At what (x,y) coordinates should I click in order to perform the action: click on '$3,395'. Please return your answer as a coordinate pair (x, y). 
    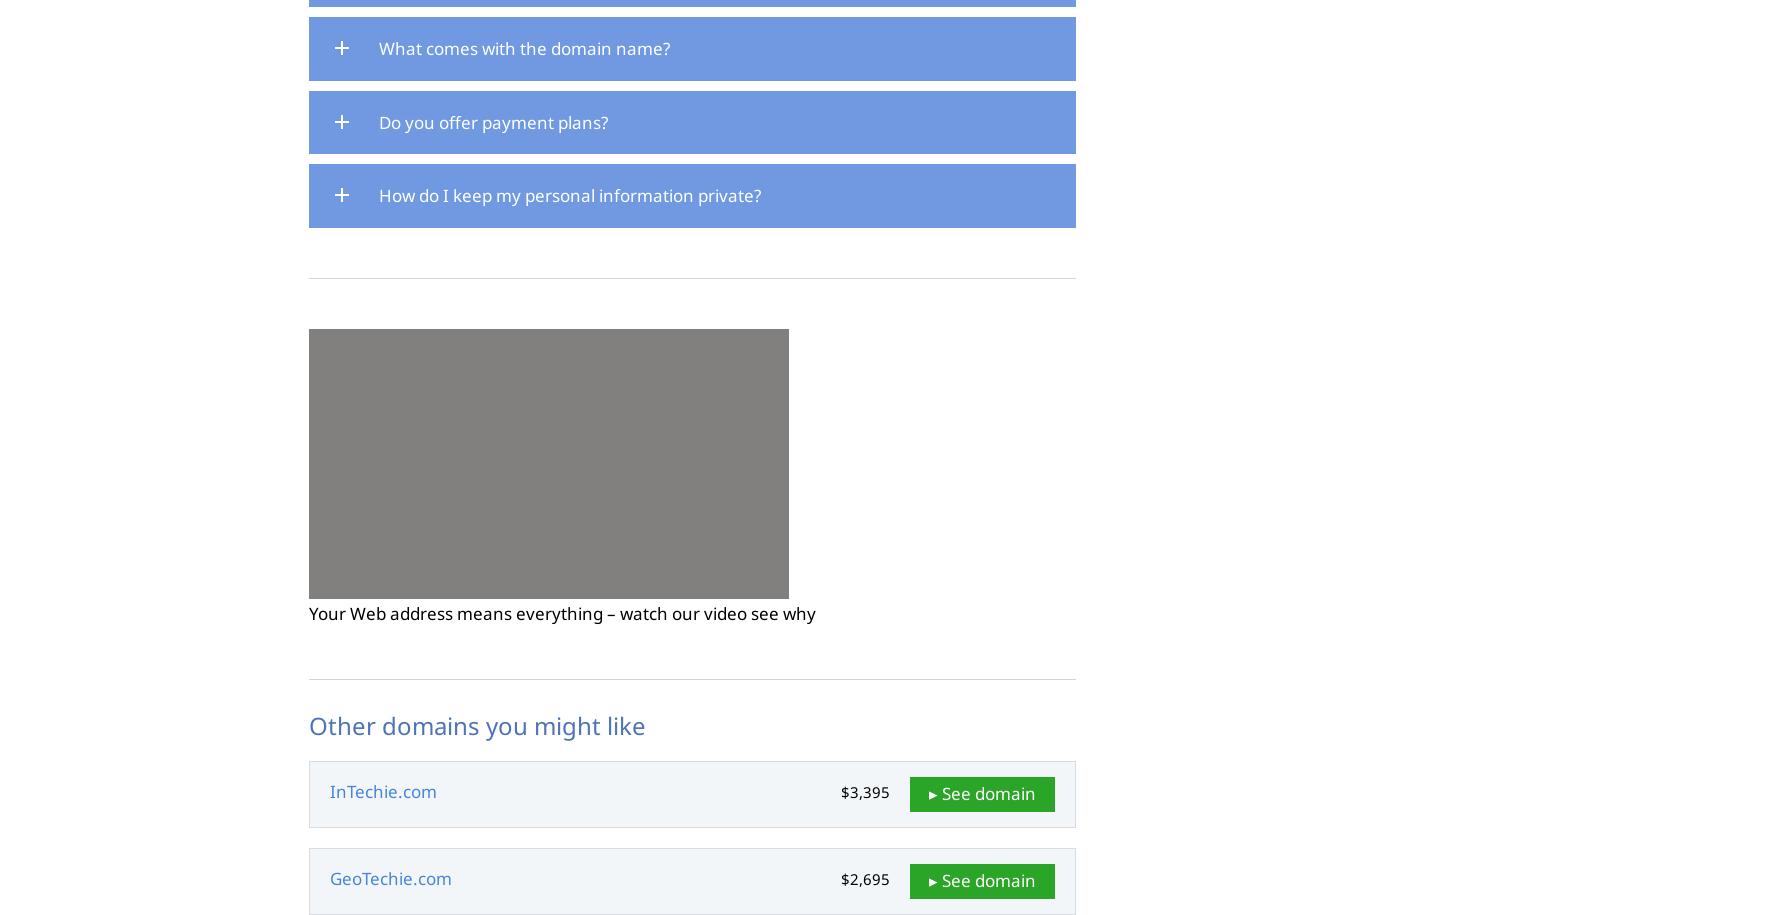
    Looking at the image, I should click on (864, 791).